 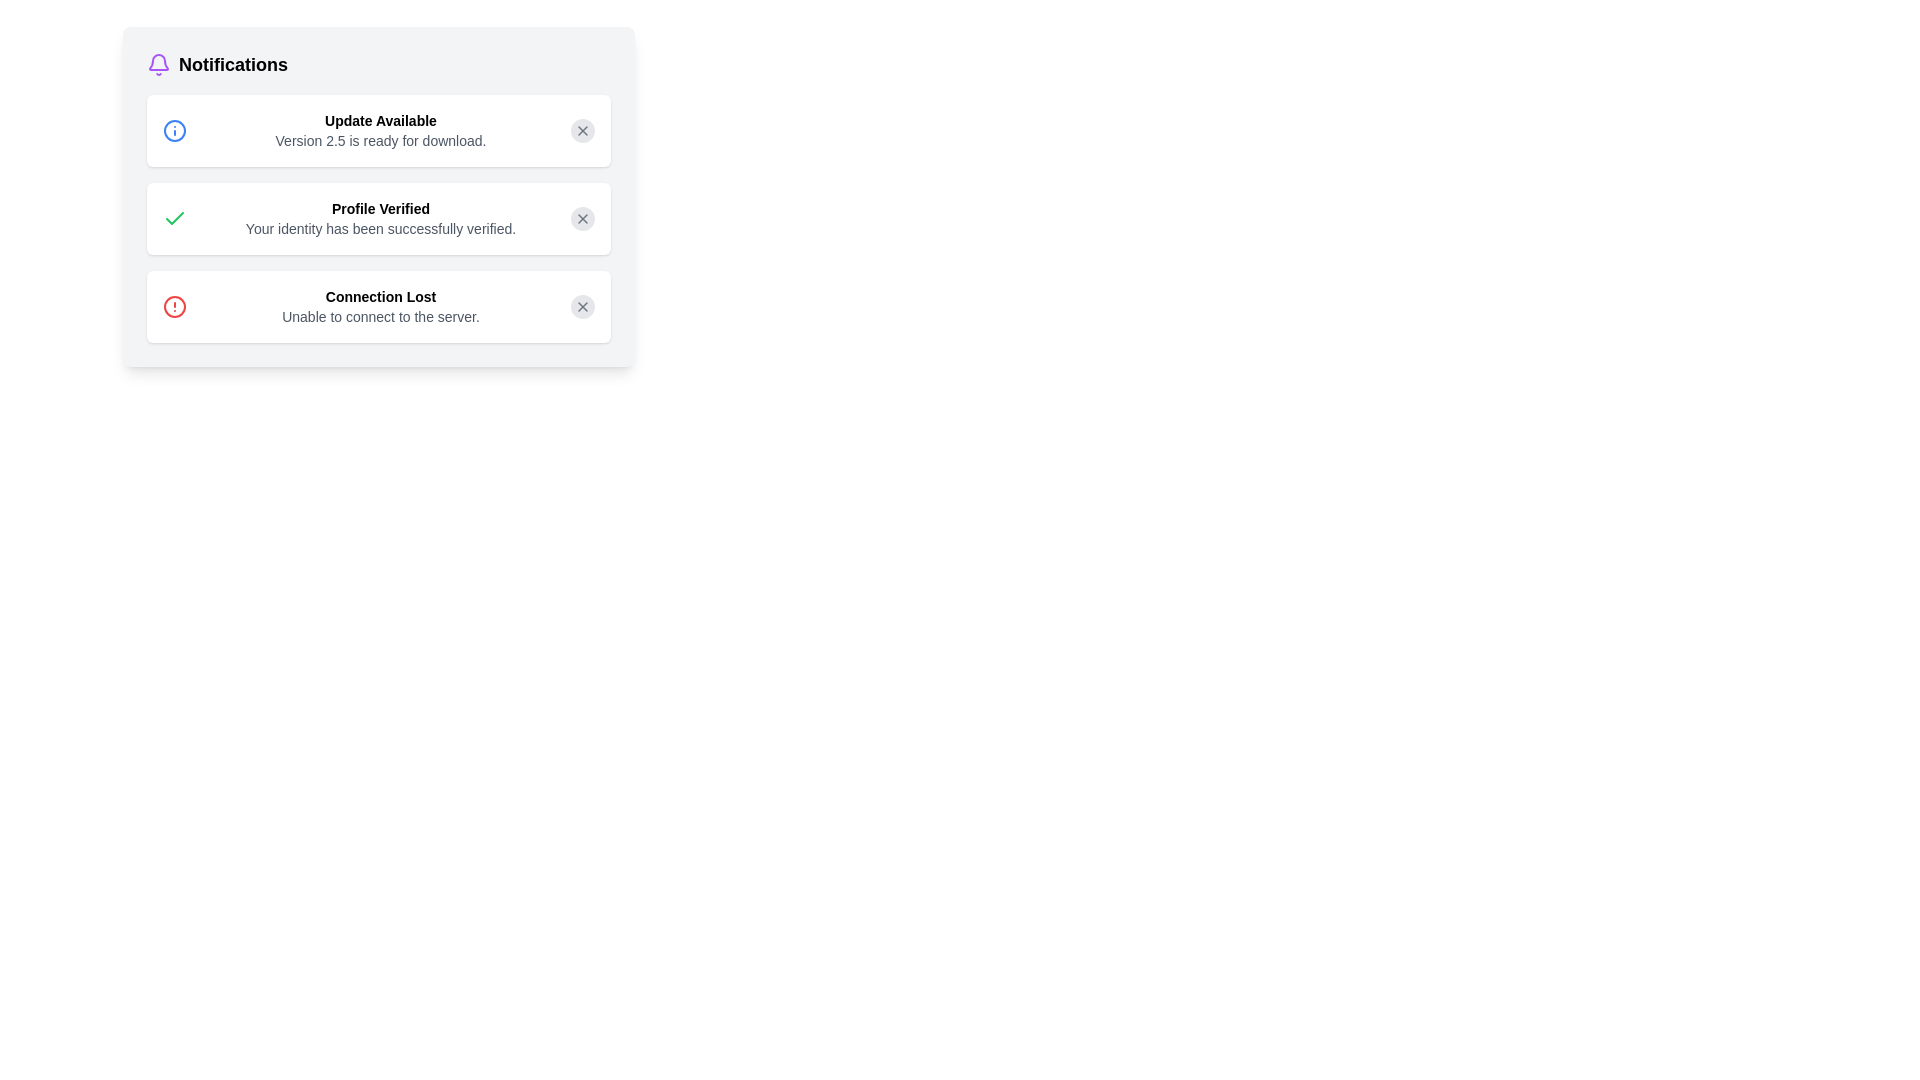 I want to click on the 'Notifications' title to interact with it, so click(x=379, y=64).